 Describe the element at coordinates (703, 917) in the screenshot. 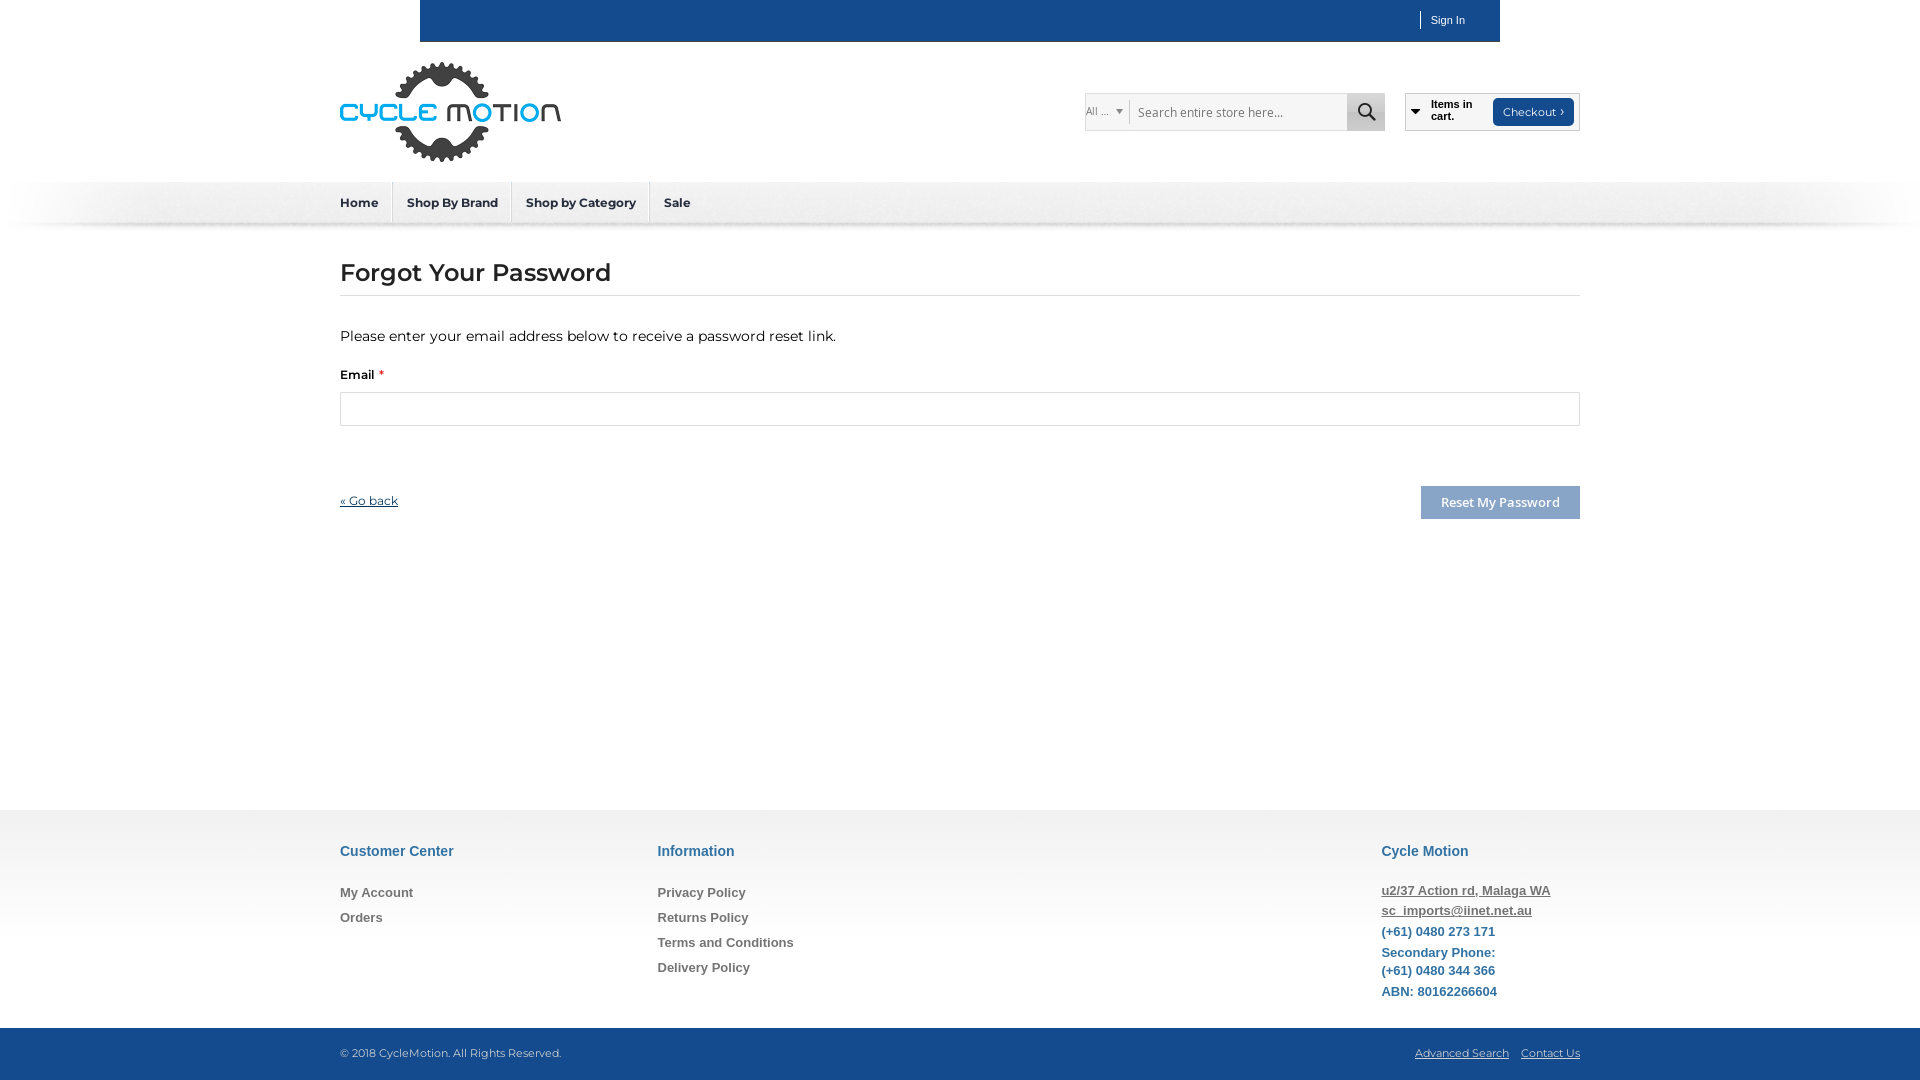

I see `'Returns Policy'` at that location.